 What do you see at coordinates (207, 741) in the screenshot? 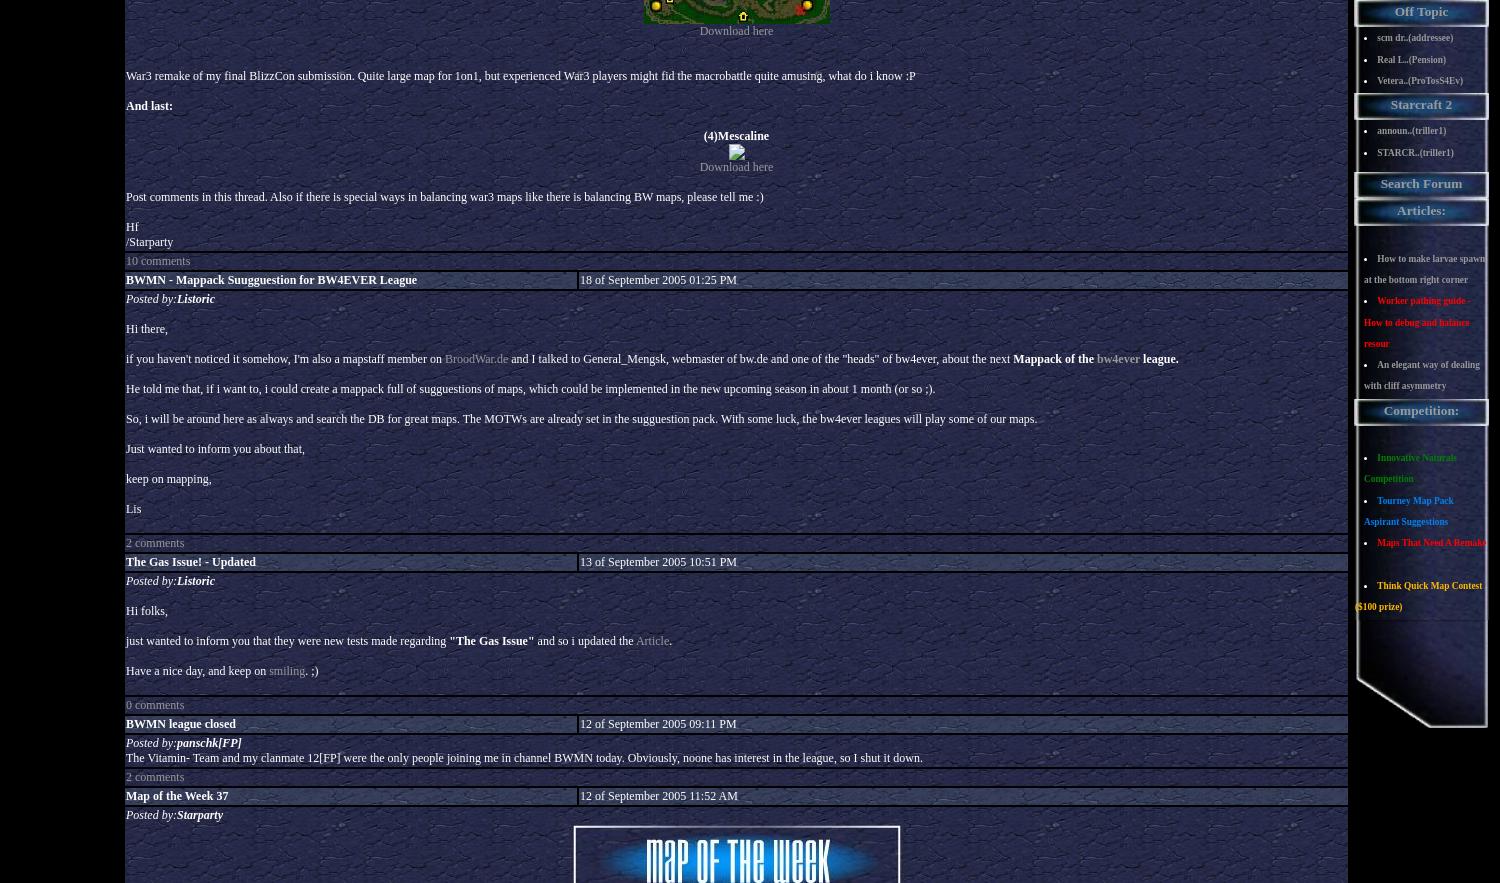
I see `'panschk[FP]'` at bounding box center [207, 741].